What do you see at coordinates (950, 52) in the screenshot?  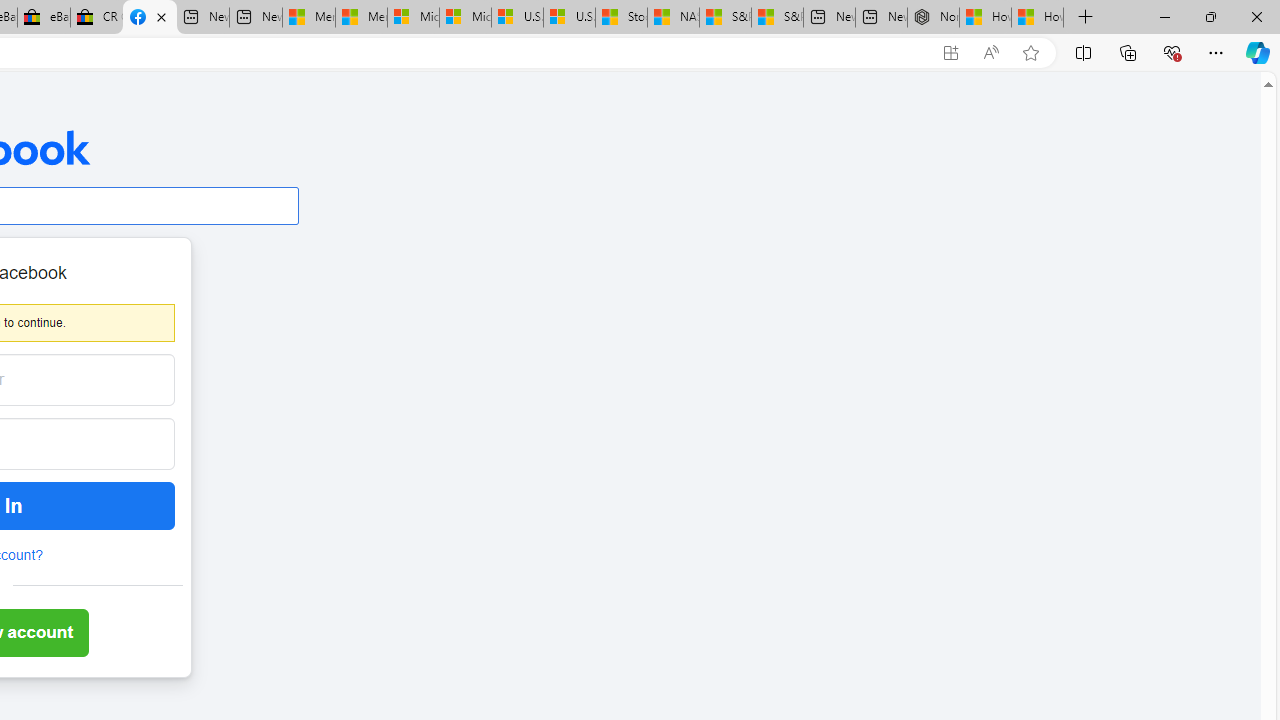 I see `'App available. Install Facebook'` at bounding box center [950, 52].